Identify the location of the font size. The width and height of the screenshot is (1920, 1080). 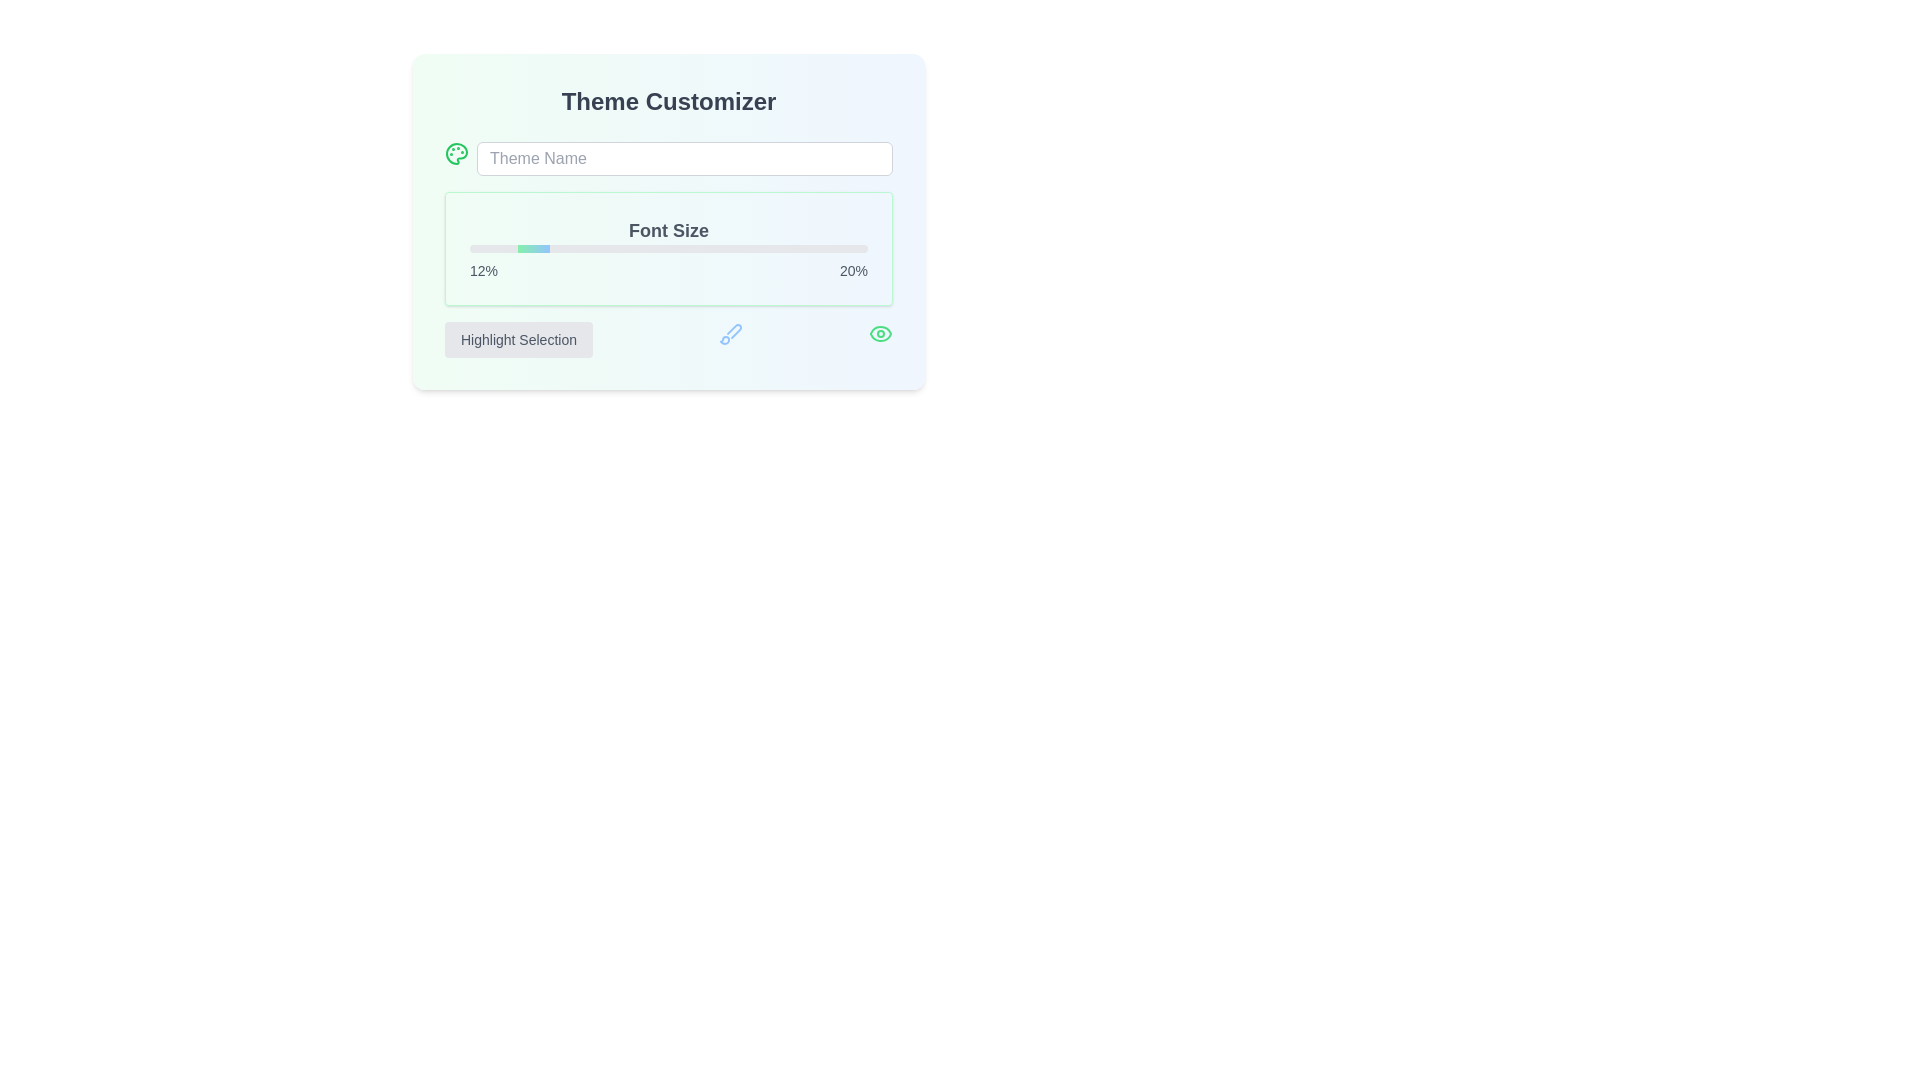
(592, 248).